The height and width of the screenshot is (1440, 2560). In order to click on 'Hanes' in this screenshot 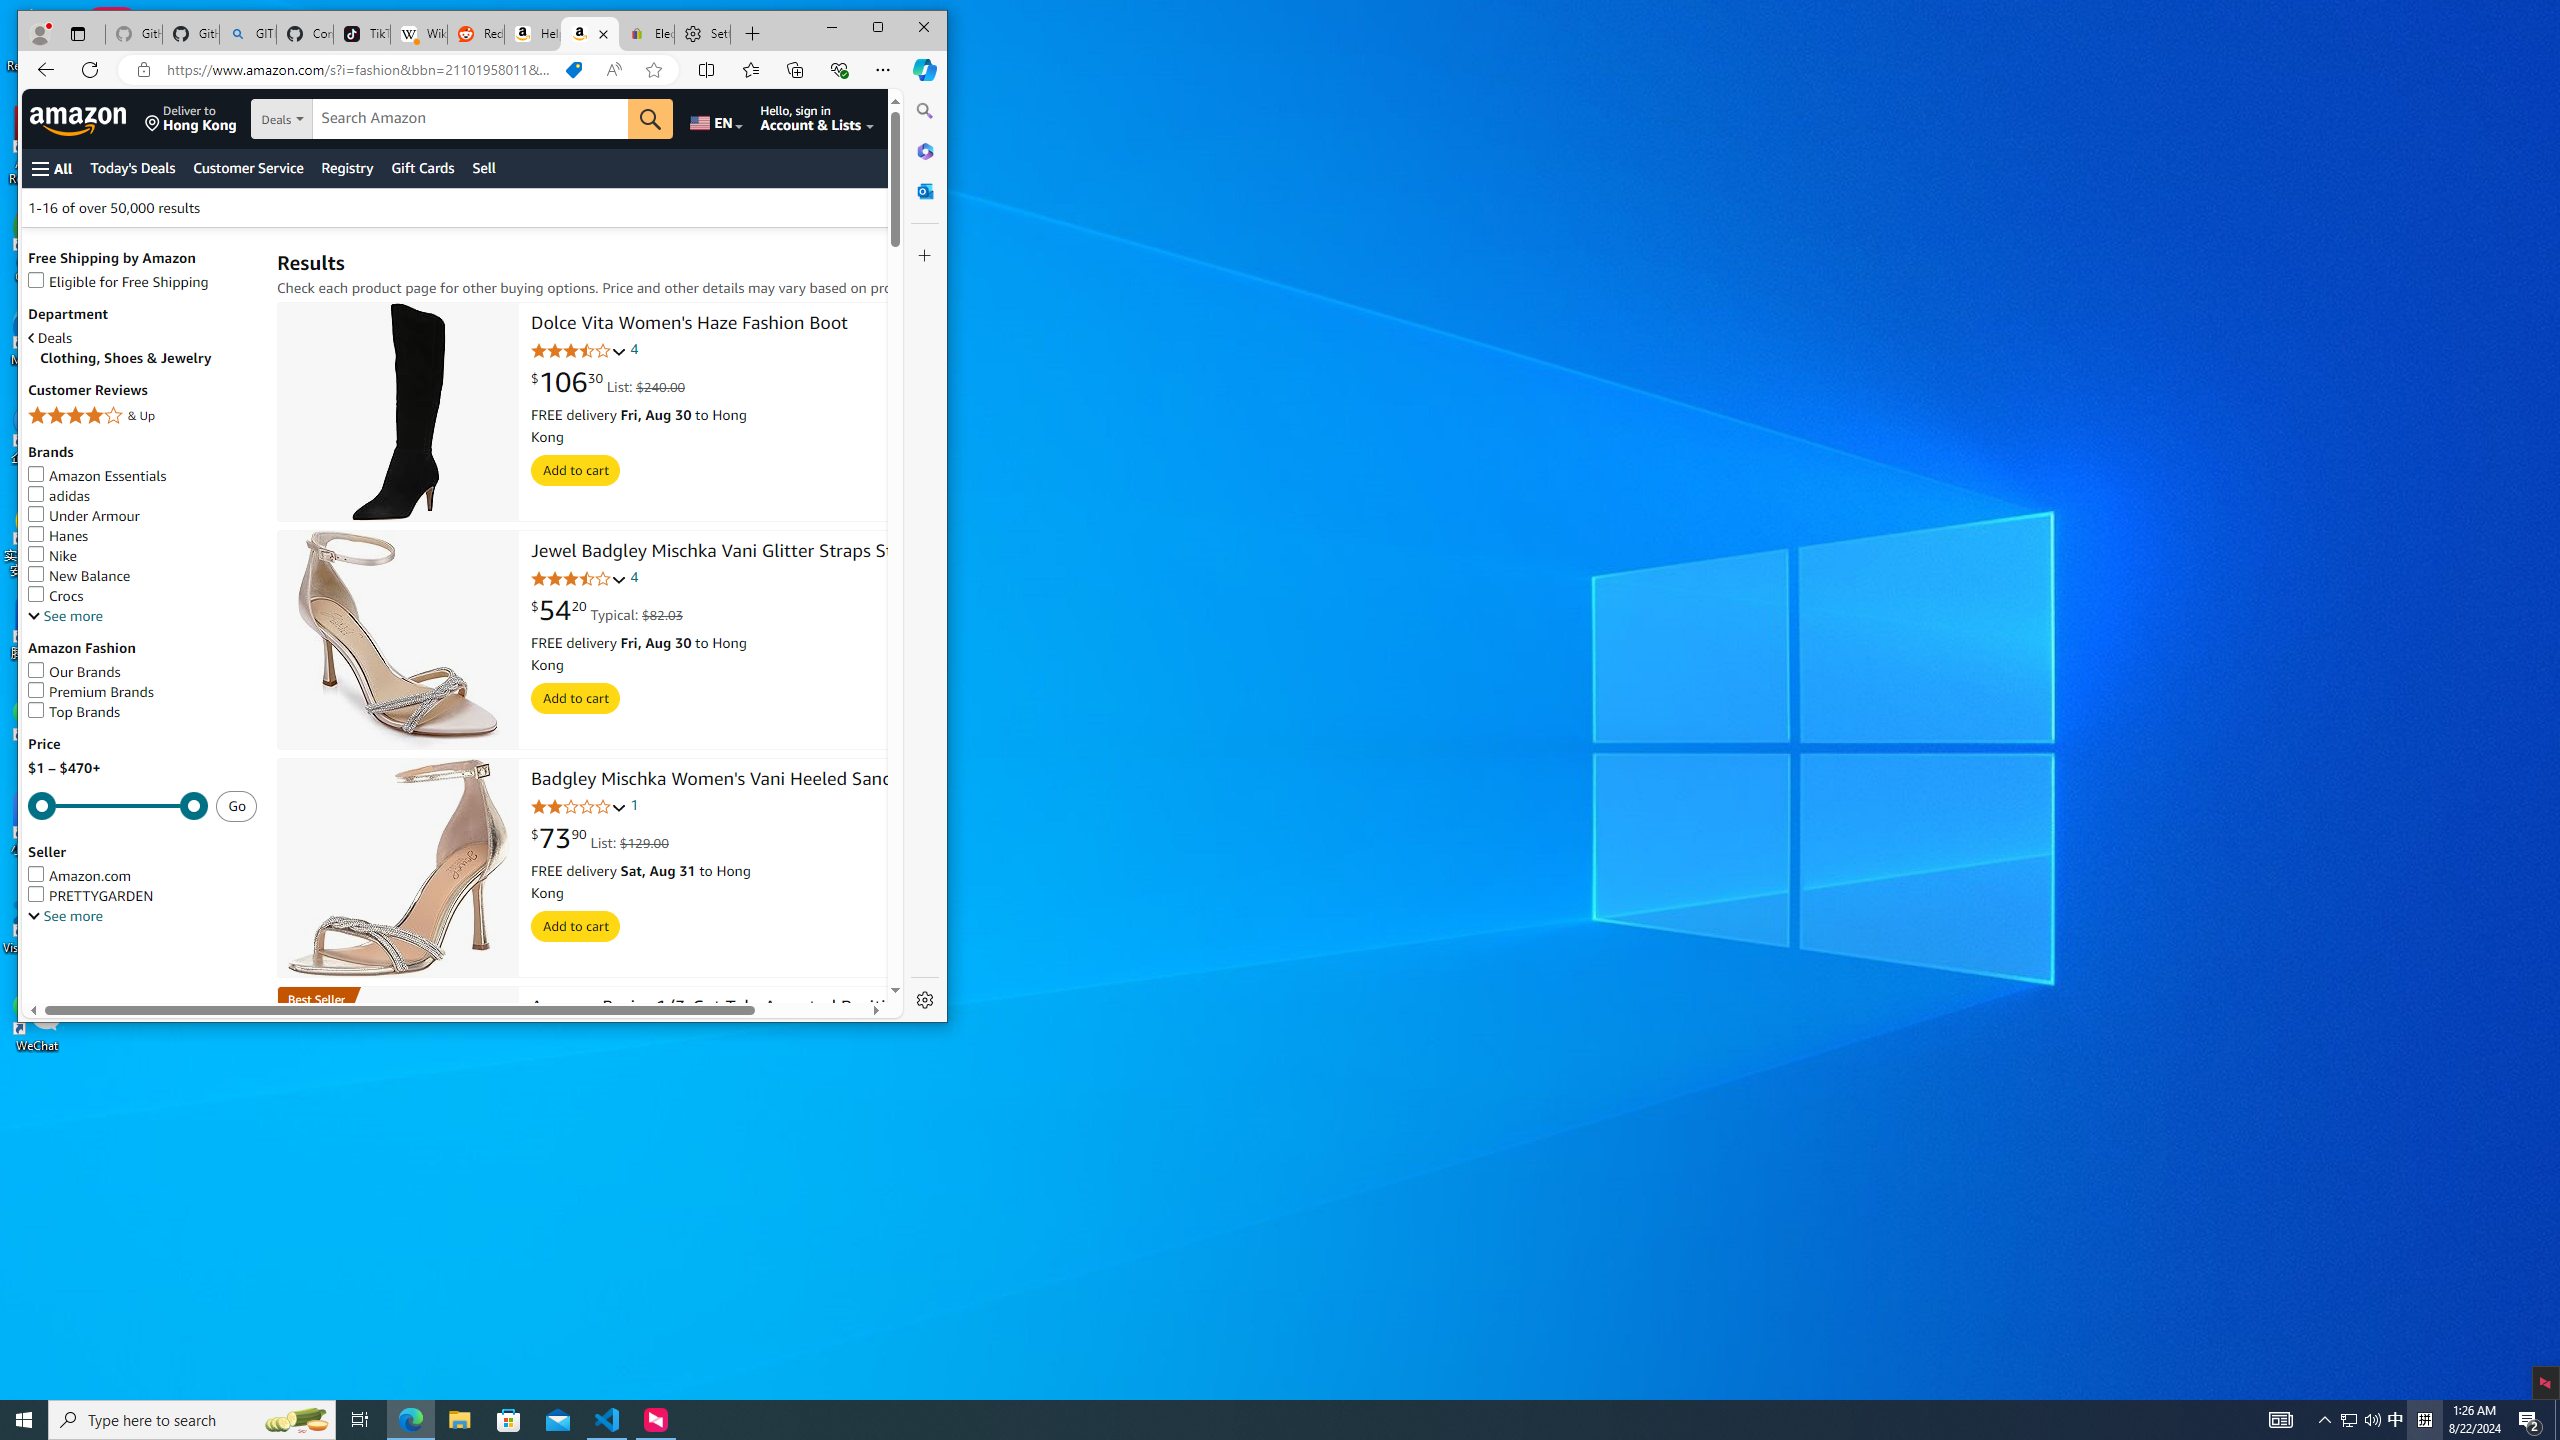, I will do `click(57, 535)`.